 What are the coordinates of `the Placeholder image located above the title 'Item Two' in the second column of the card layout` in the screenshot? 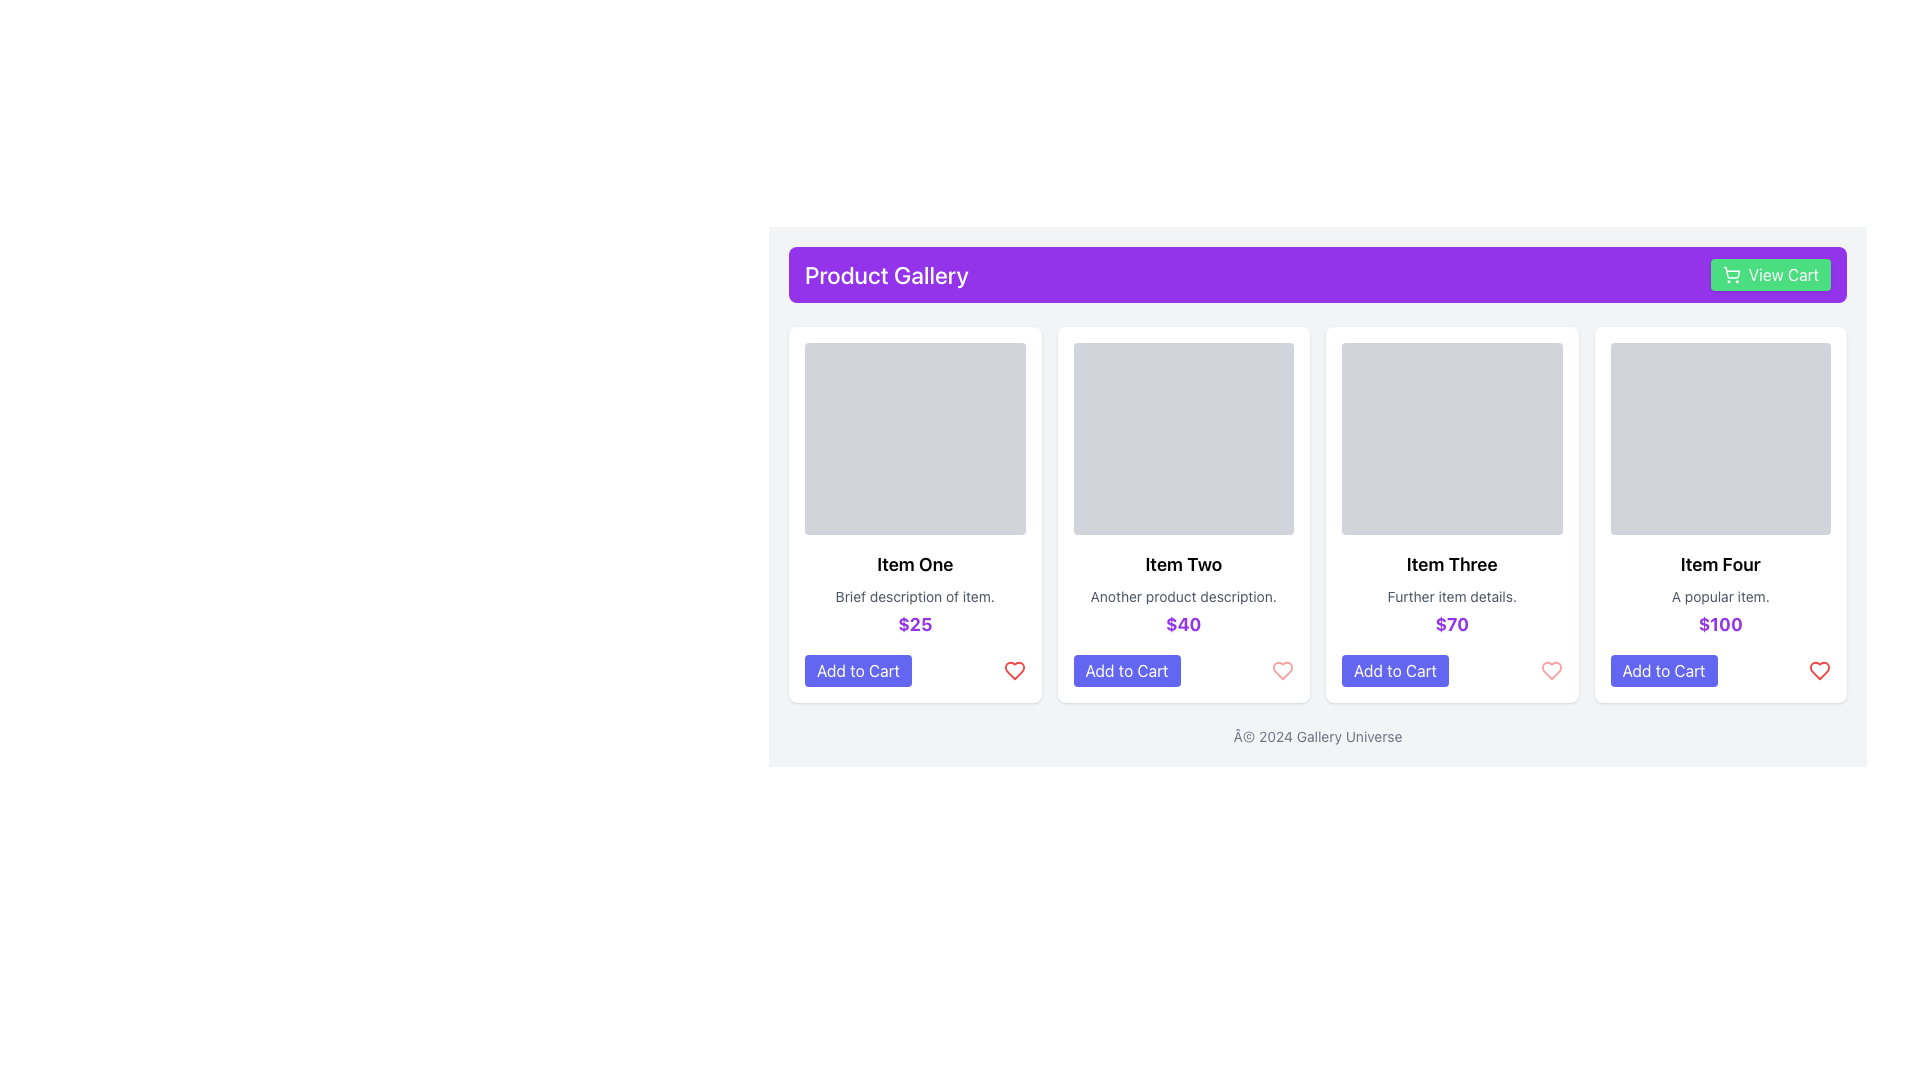 It's located at (1183, 438).